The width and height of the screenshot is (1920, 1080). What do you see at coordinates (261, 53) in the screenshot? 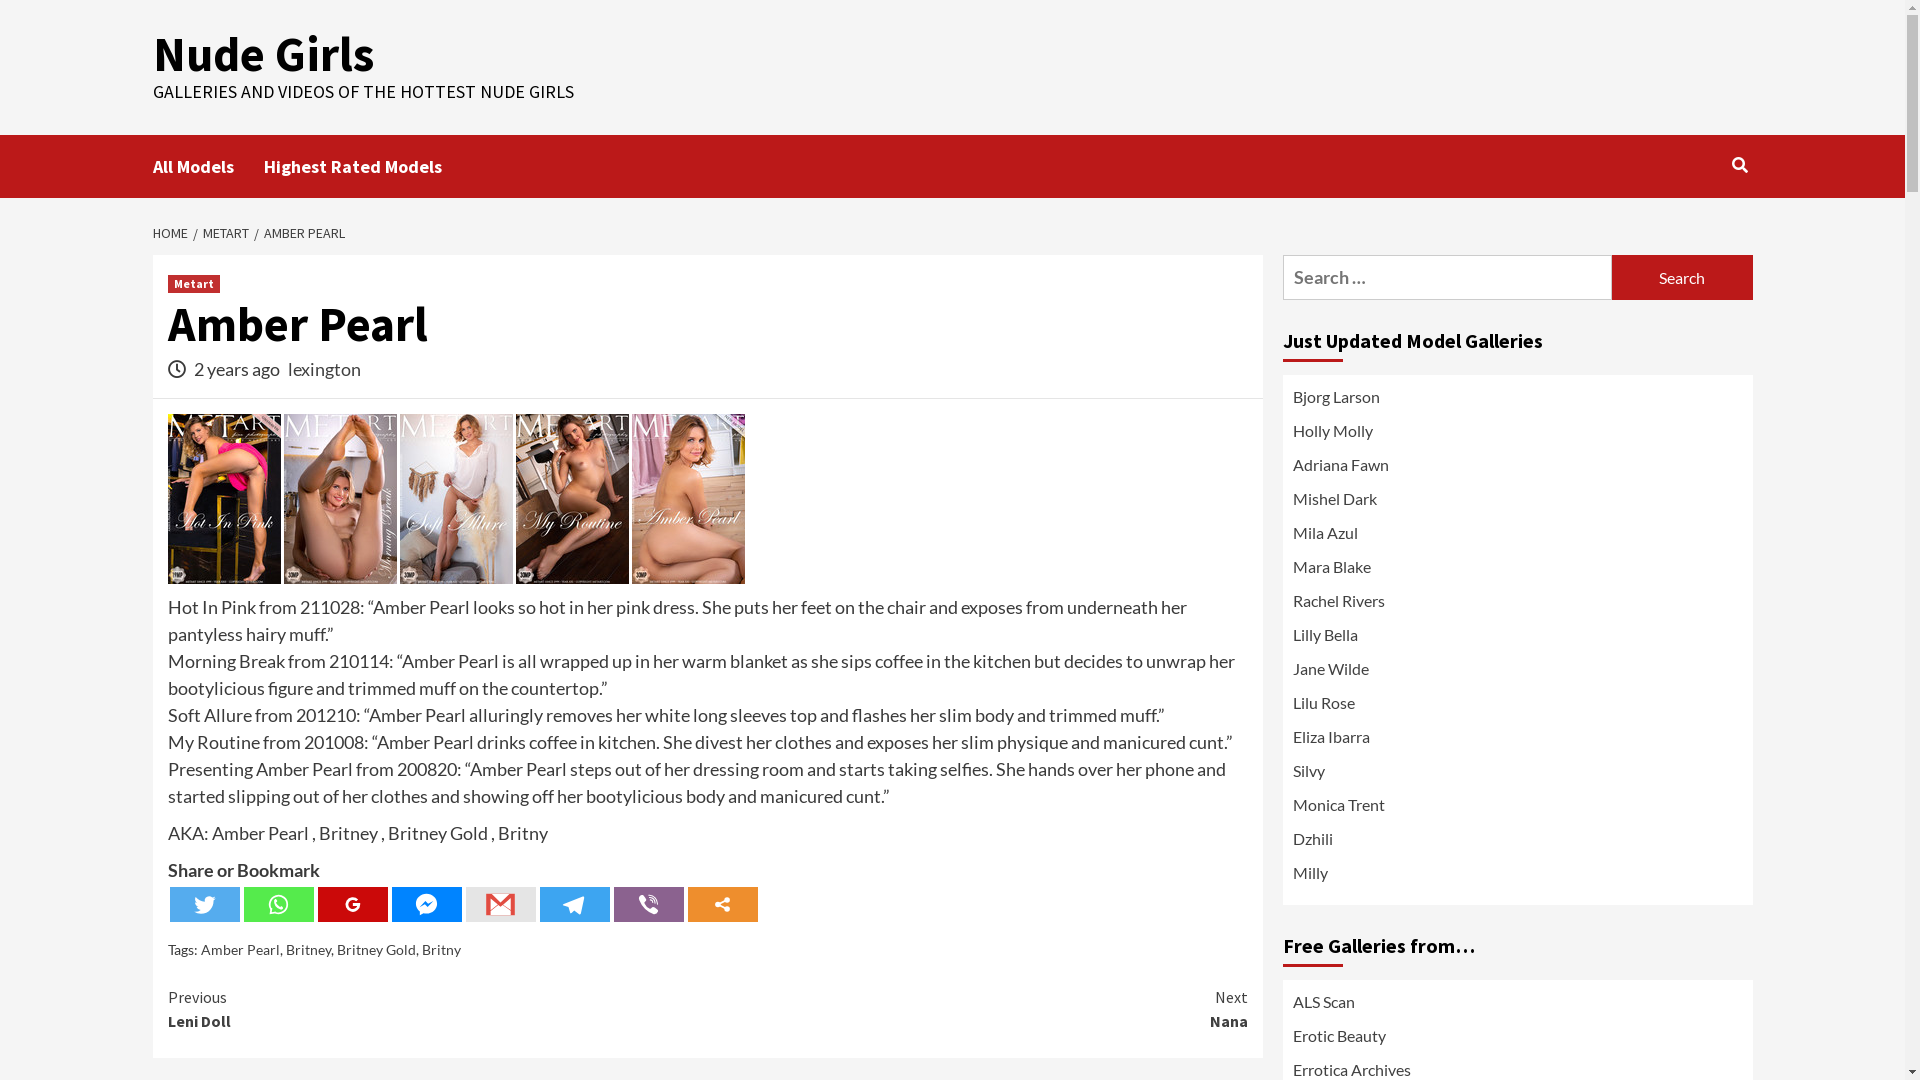
I see `'Nude Girls'` at bounding box center [261, 53].